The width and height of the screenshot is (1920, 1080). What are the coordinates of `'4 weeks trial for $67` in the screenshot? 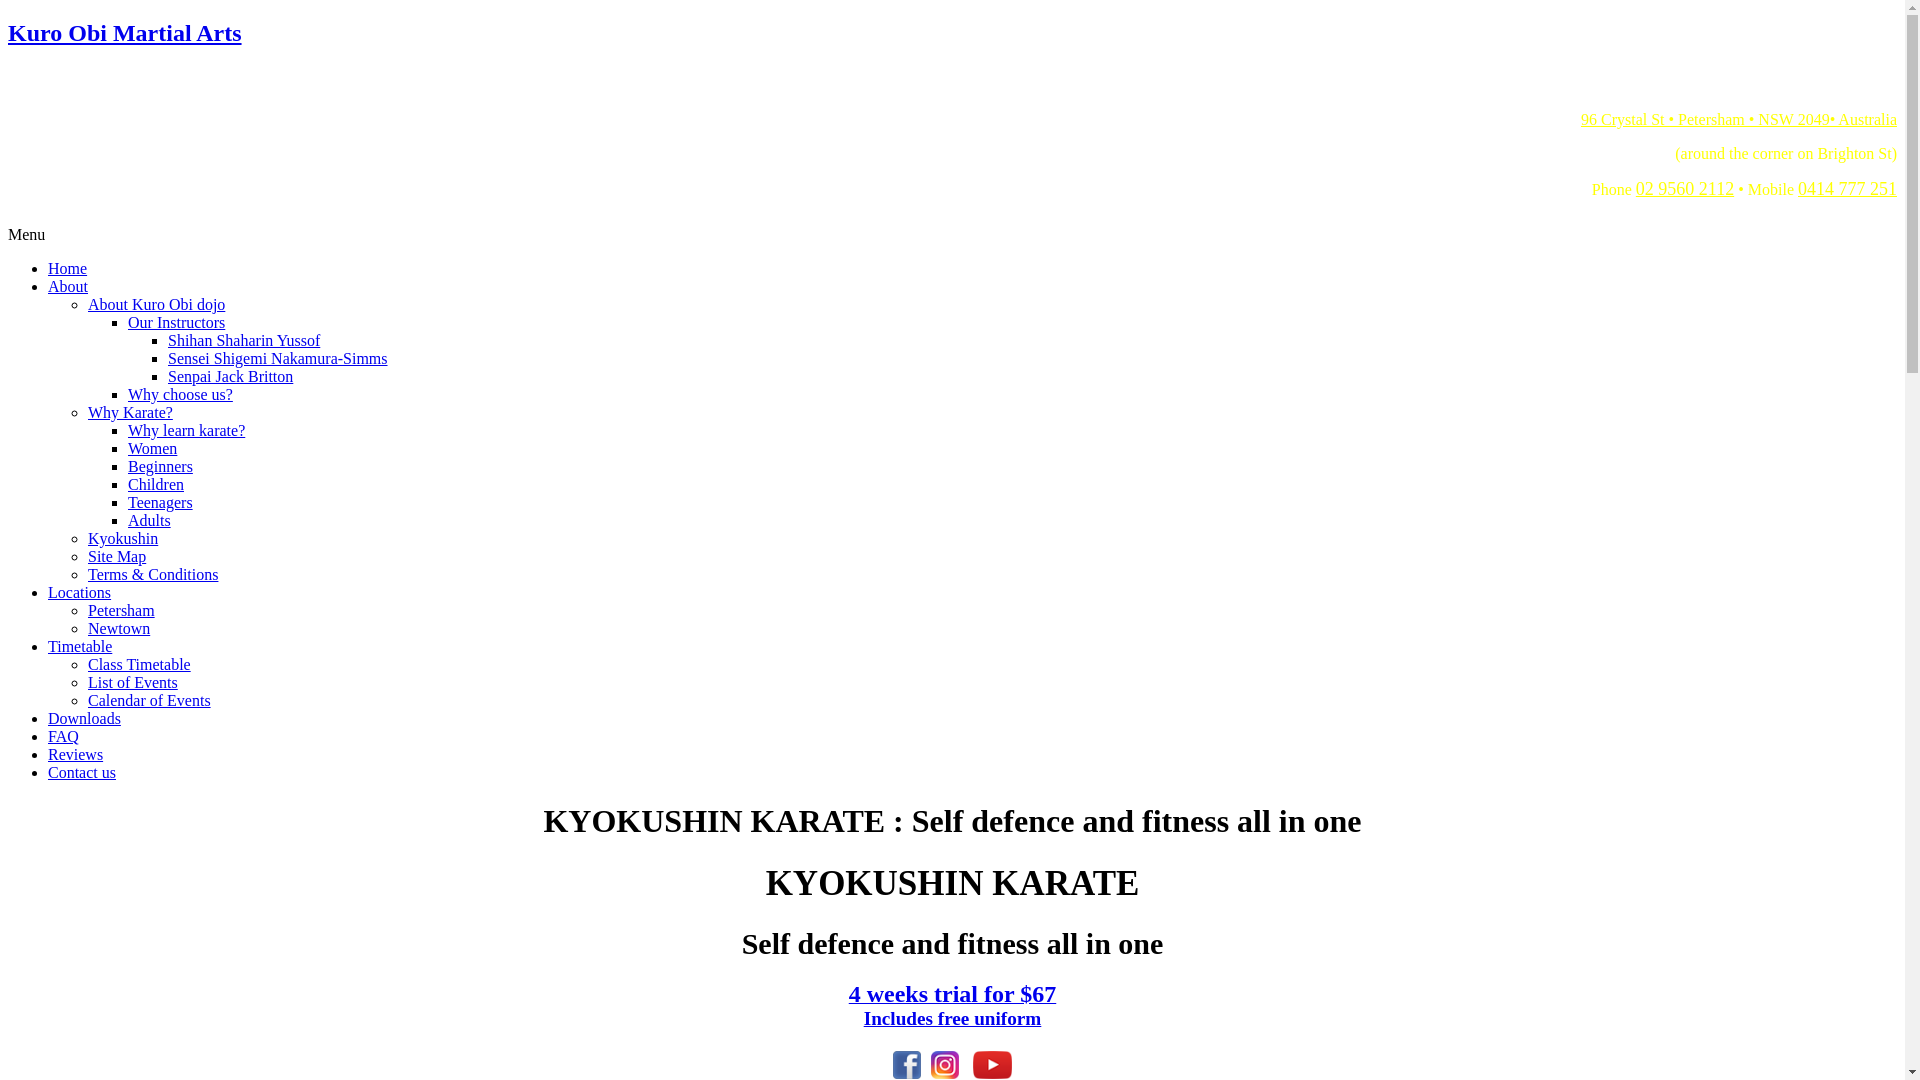 It's located at (952, 1007).